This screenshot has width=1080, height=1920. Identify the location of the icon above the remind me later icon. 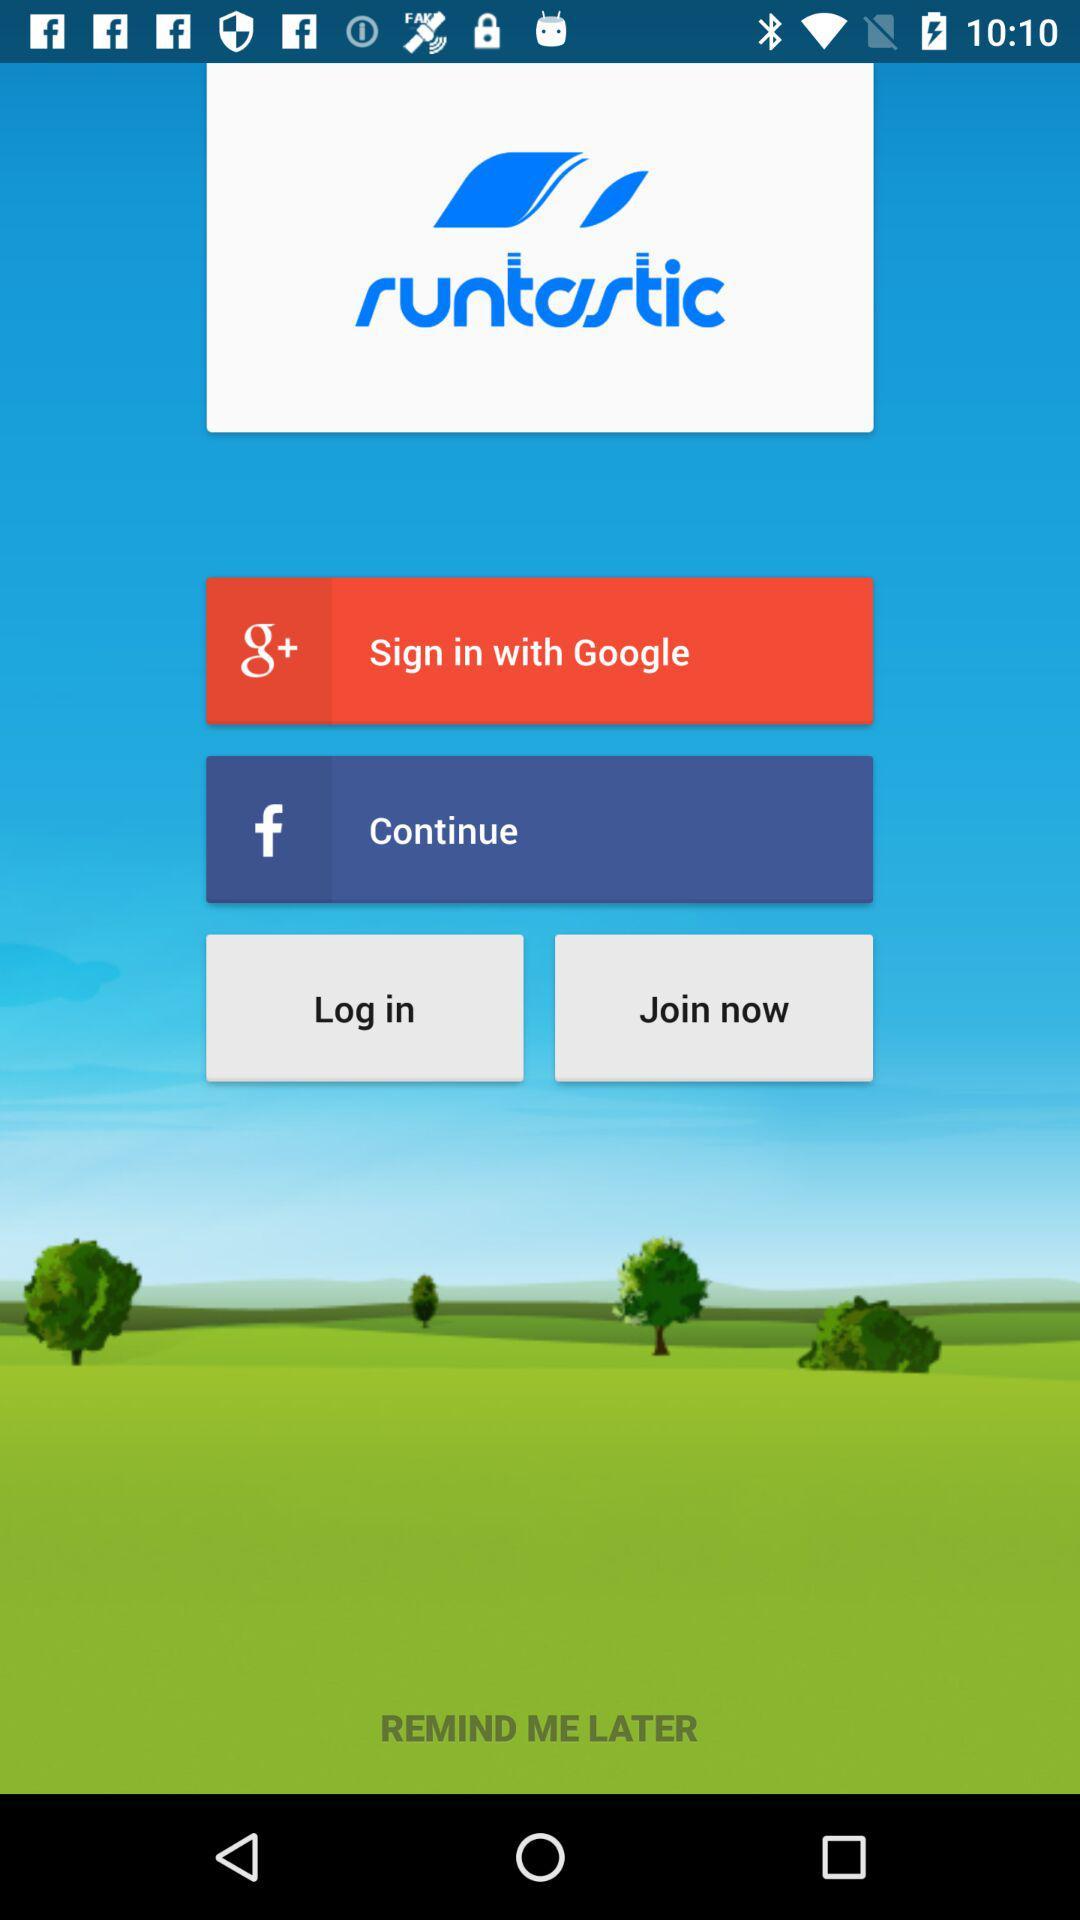
(364, 1008).